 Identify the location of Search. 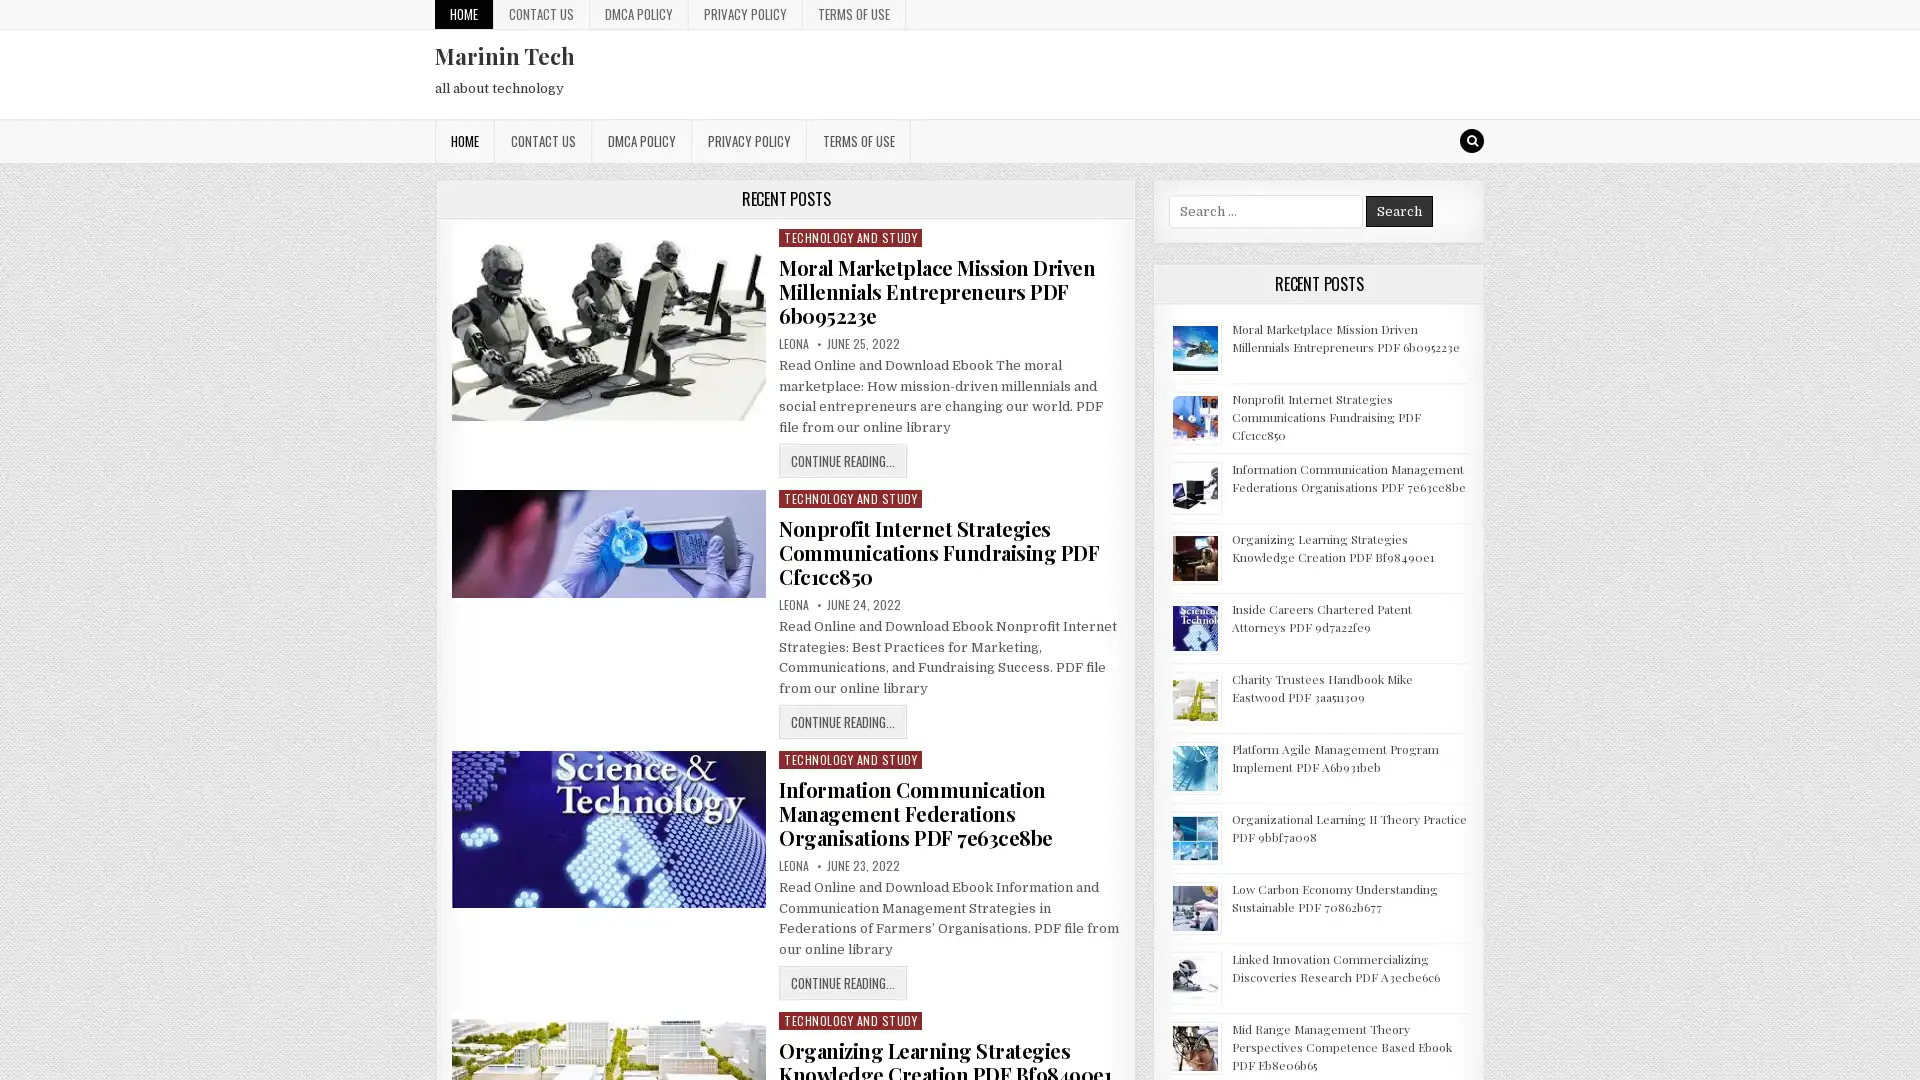
(1398, 211).